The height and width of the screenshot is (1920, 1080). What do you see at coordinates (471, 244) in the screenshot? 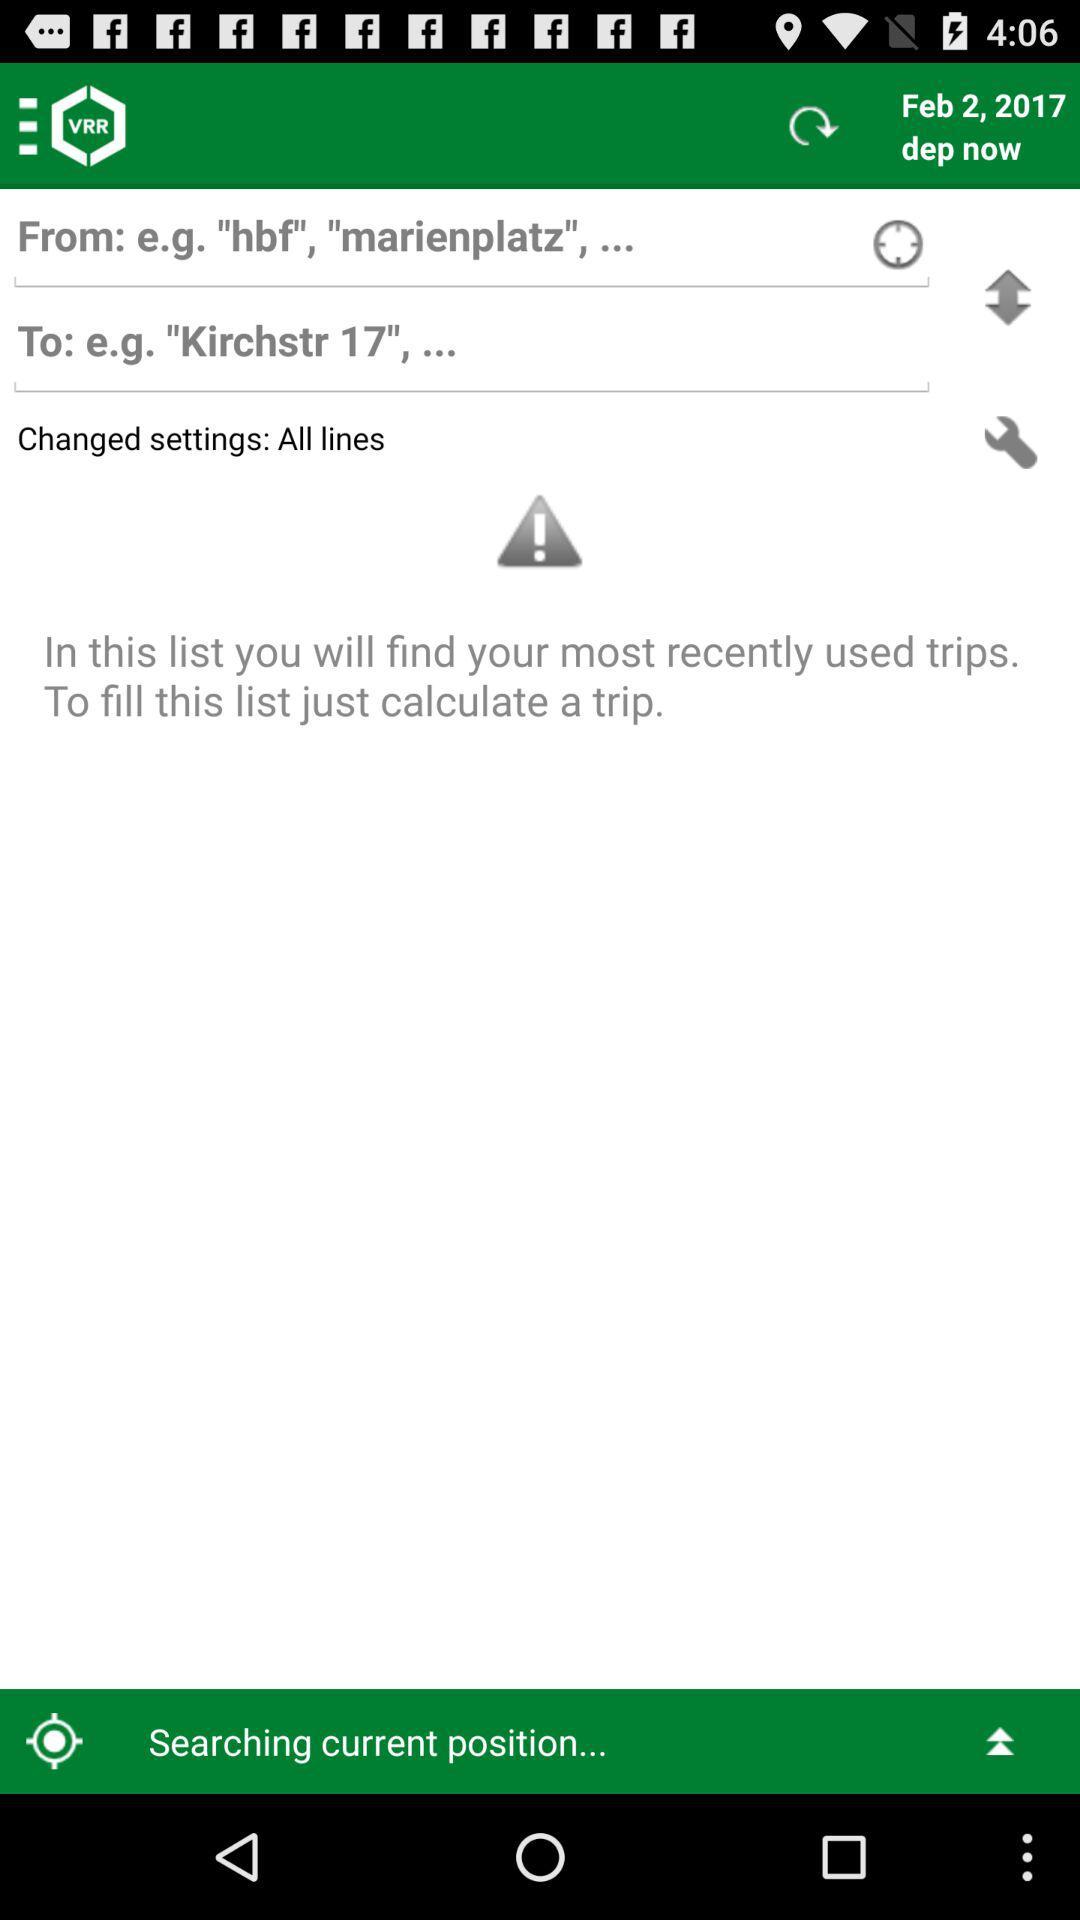
I see `the sender` at bounding box center [471, 244].